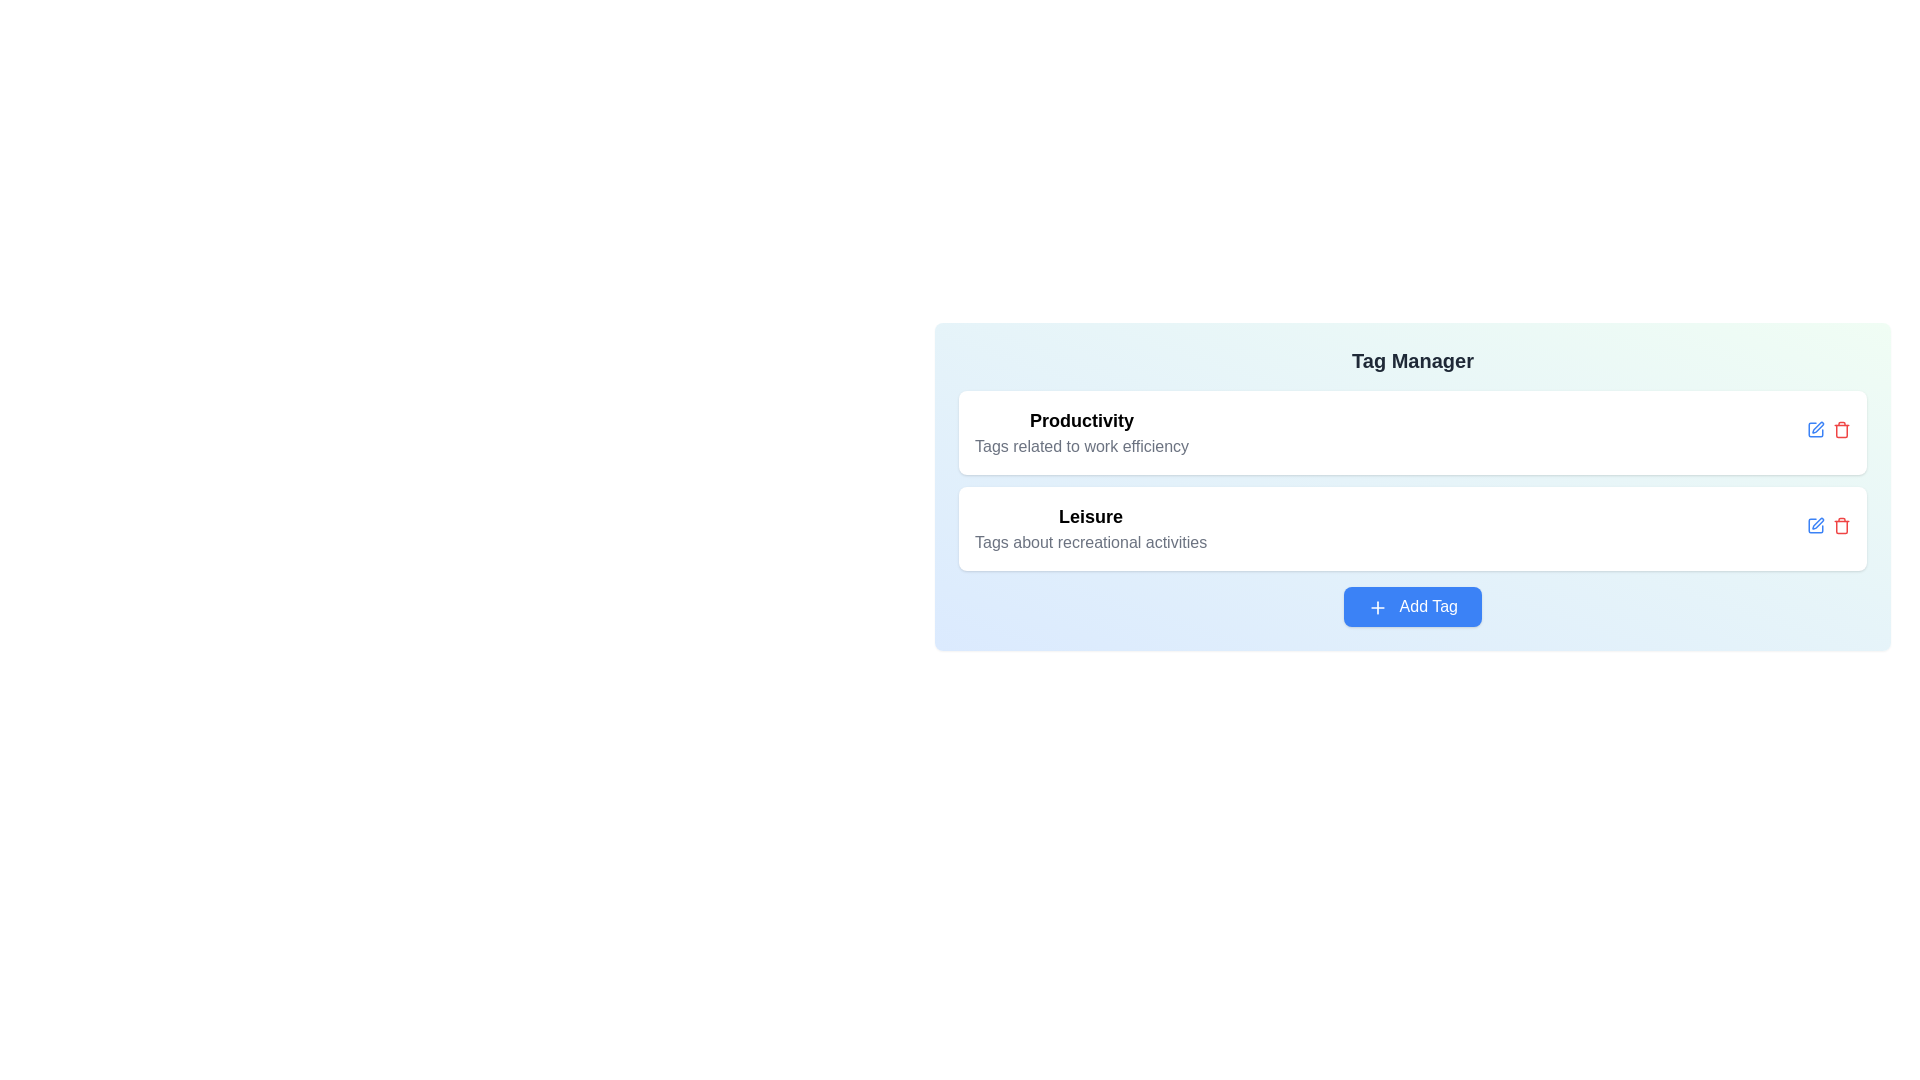 This screenshot has width=1920, height=1080. Describe the element at coordinates (1411, 605) in the screenshot. I see `the 'Add Tag' button located at the bottom center of the 'Tag Manager' section, directly below the 'Productivity' and 'Leisure' tag categories` at that location.